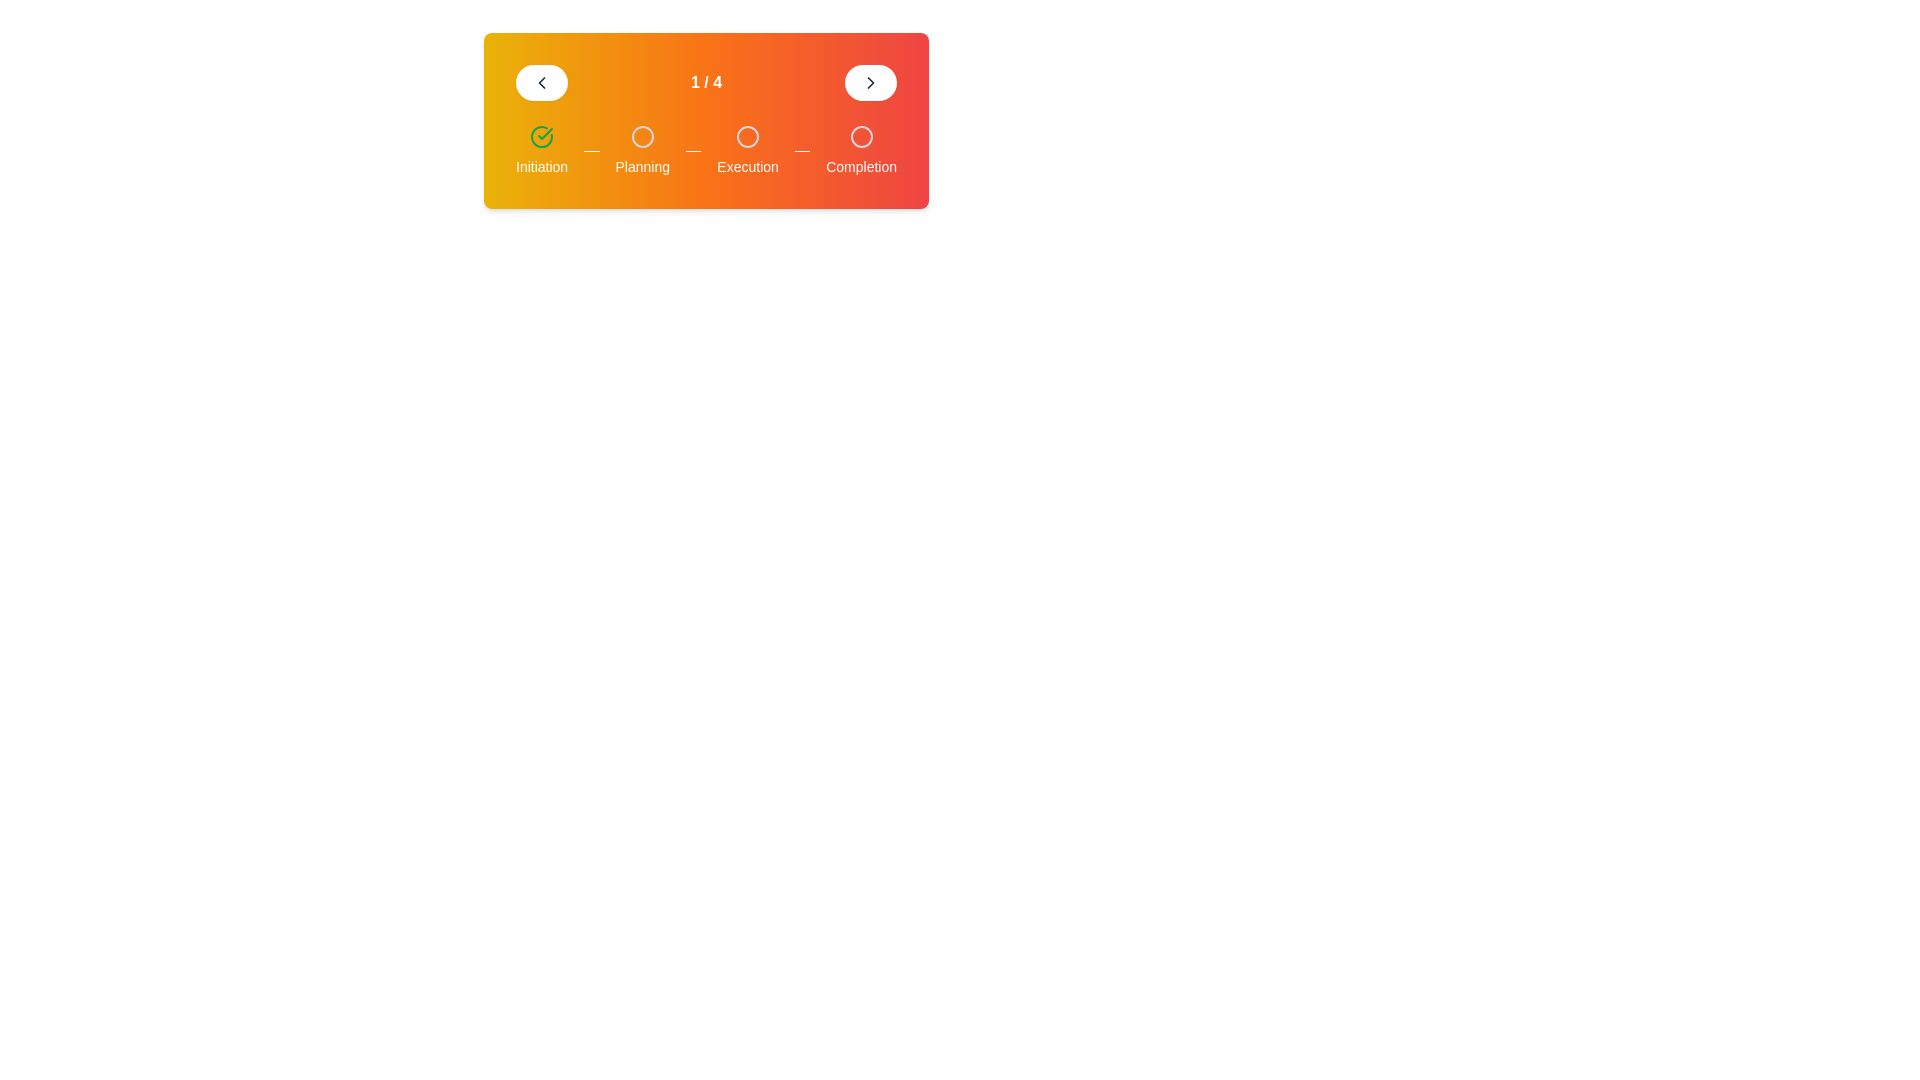 This screenshot has width=1920, height=1080. I want to click on the circular icon representing the third phase in the progress bar under the label 'Execution', so click(747, 136).